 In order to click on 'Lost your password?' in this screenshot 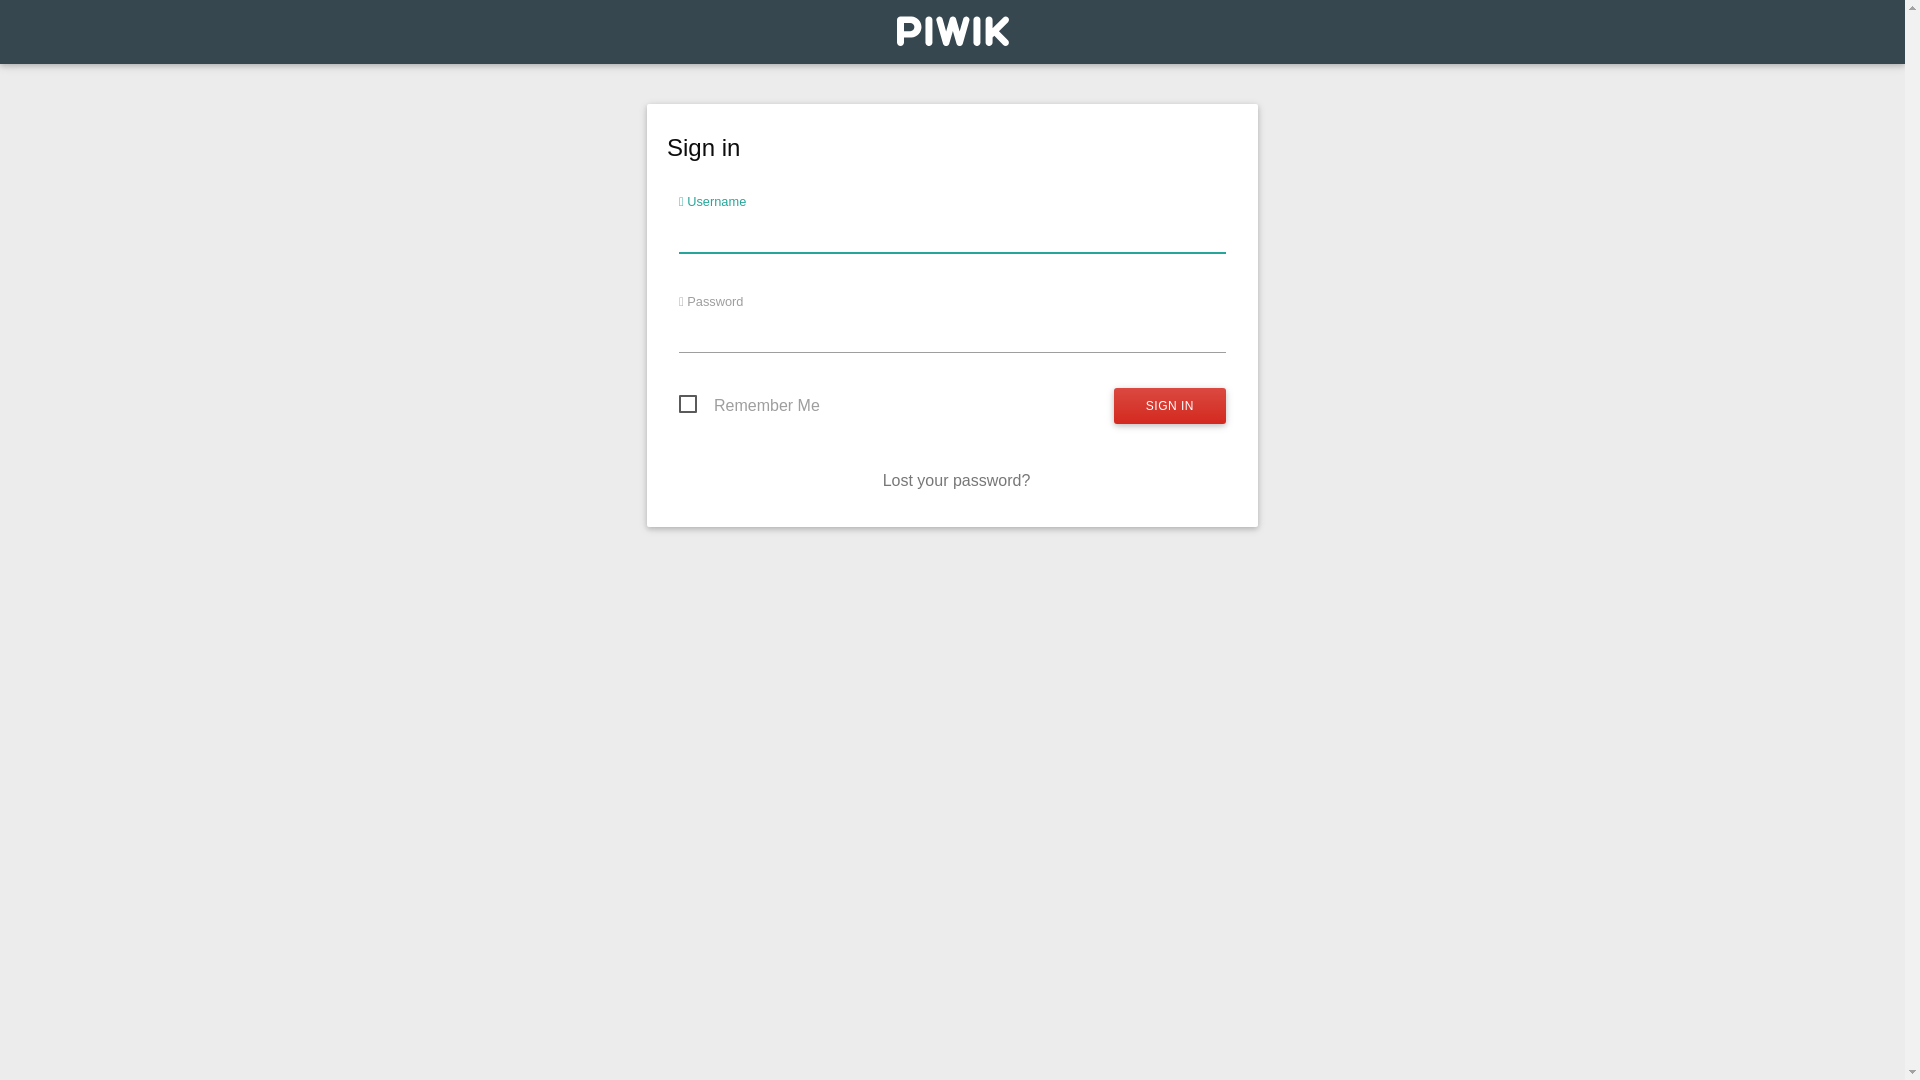, I will do `click(955, 480)`.